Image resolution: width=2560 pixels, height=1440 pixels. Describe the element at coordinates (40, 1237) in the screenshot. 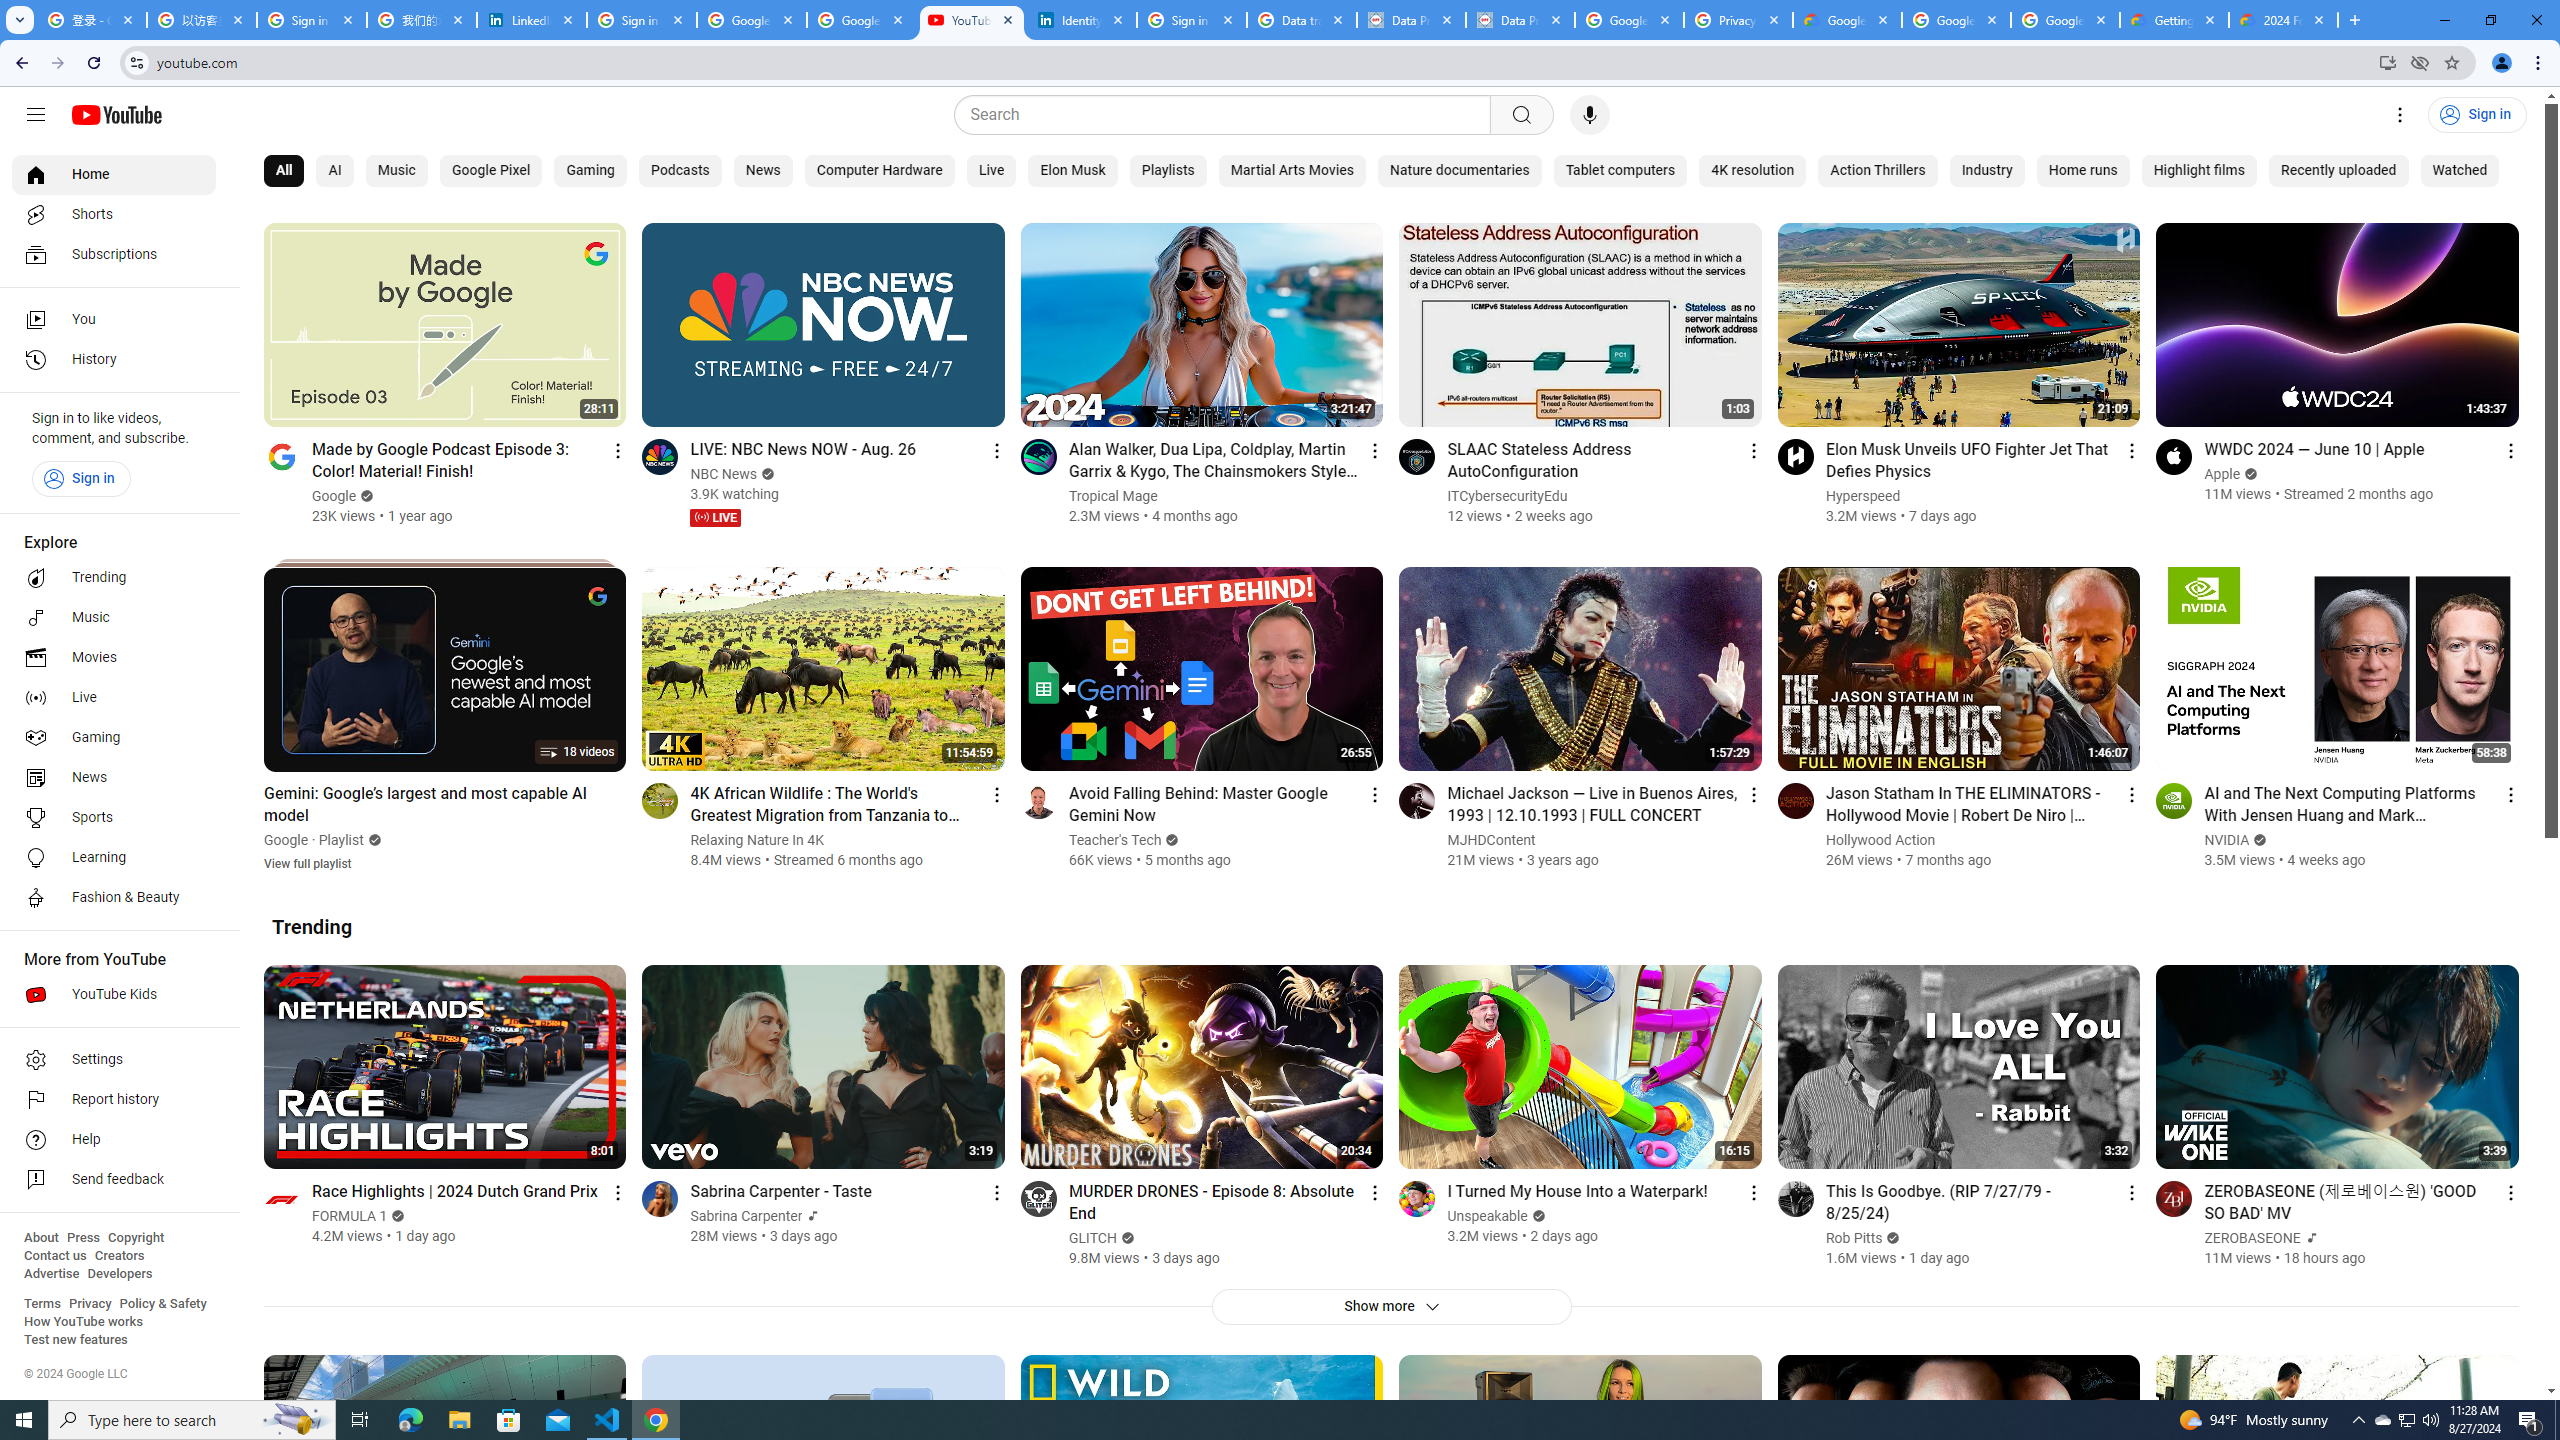

I see `'About'` at that location.